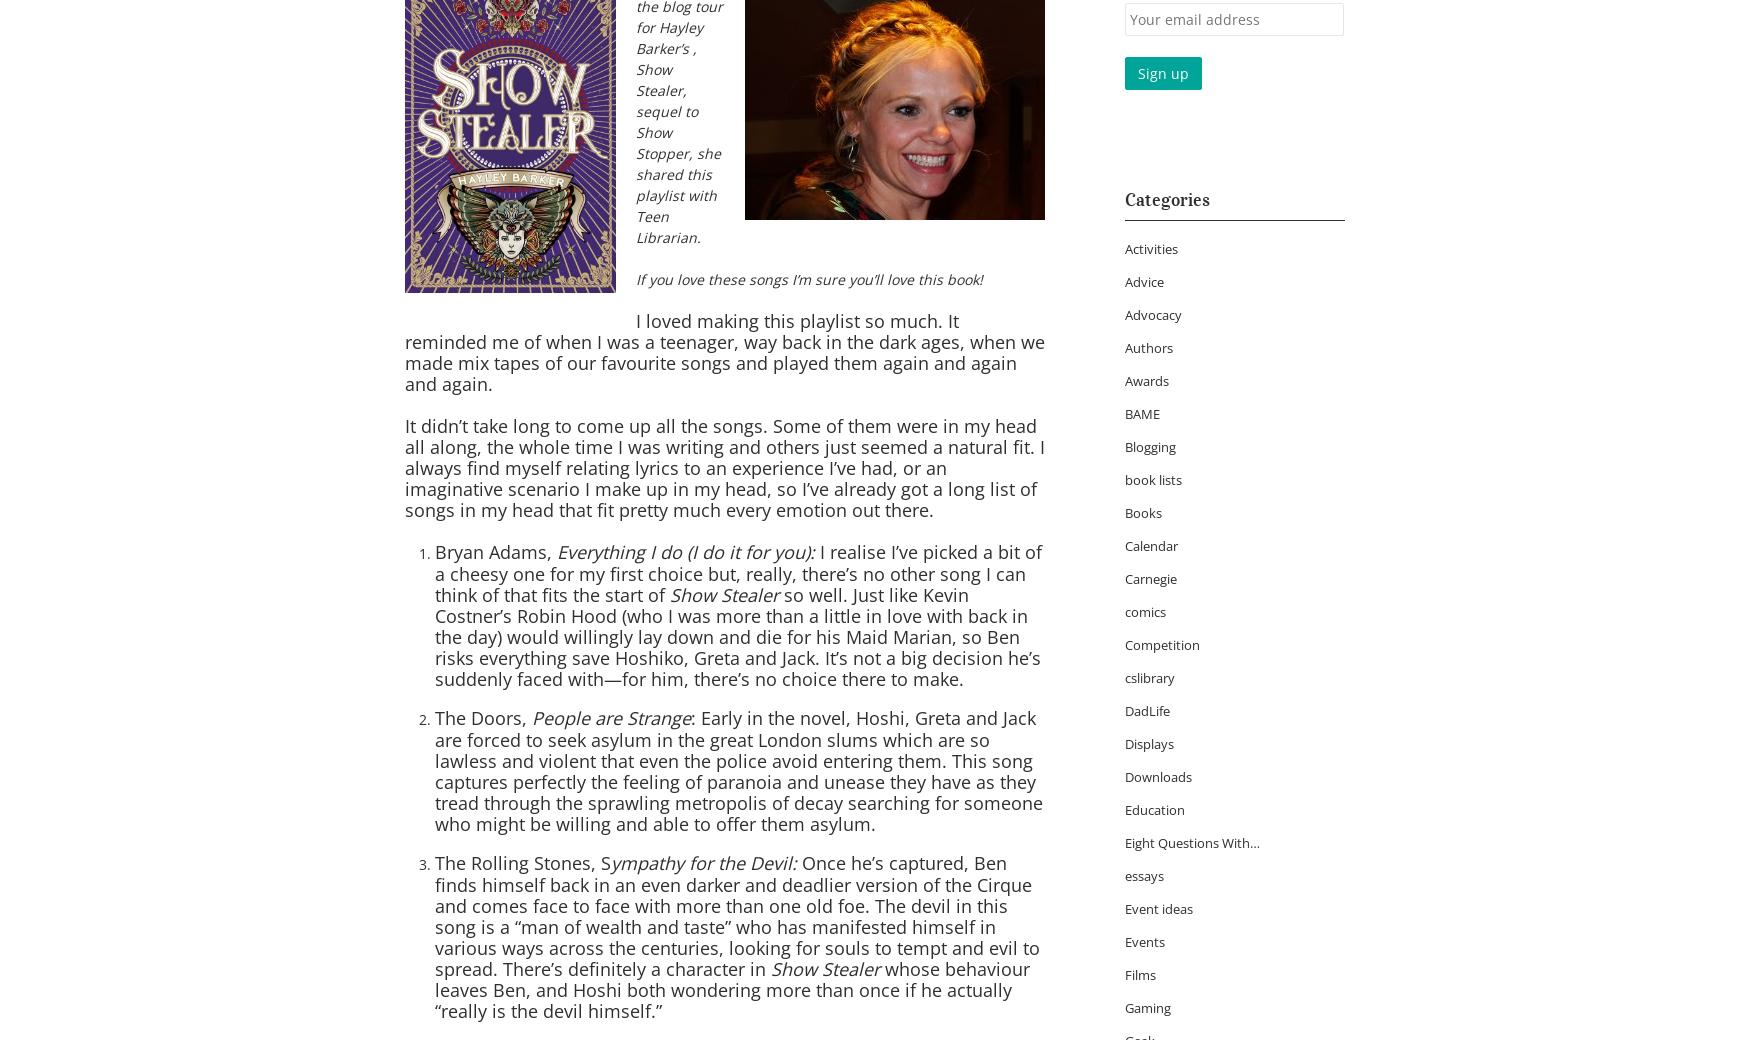 This screenshot has height=1040, width=1750. What do you see at coordinates (1146, 711) in the screenshot?
I see `'DadLife'` at bounding box center [1146, 711].